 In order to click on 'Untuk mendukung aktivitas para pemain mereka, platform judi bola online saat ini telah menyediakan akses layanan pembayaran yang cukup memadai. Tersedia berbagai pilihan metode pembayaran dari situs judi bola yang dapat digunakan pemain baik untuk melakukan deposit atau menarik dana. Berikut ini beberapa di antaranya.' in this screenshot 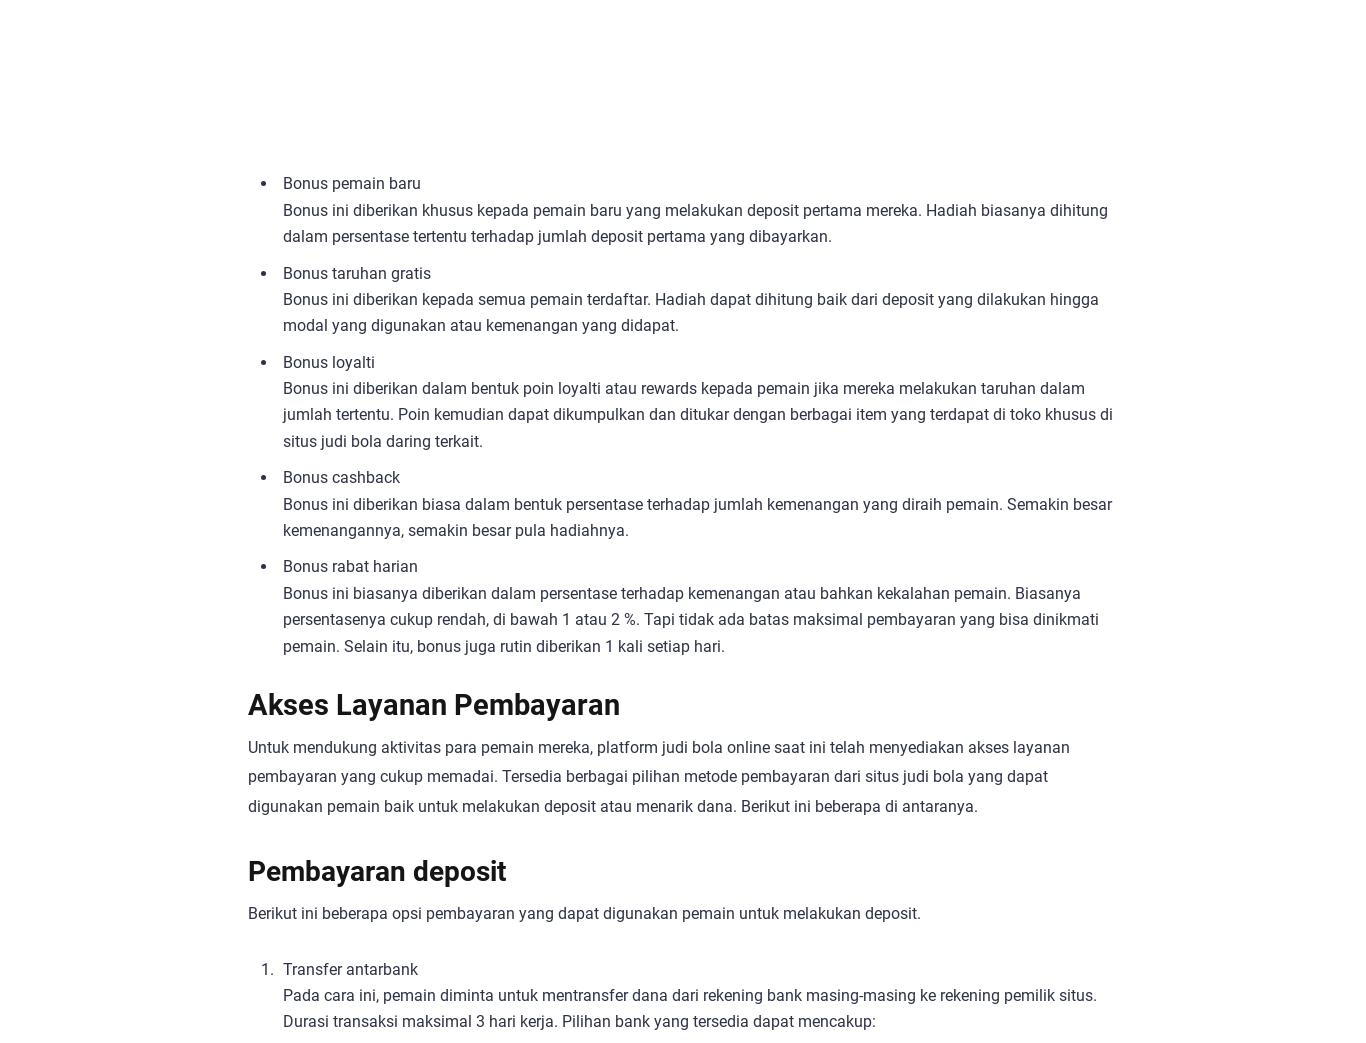, I will do `click(657, 774)`.